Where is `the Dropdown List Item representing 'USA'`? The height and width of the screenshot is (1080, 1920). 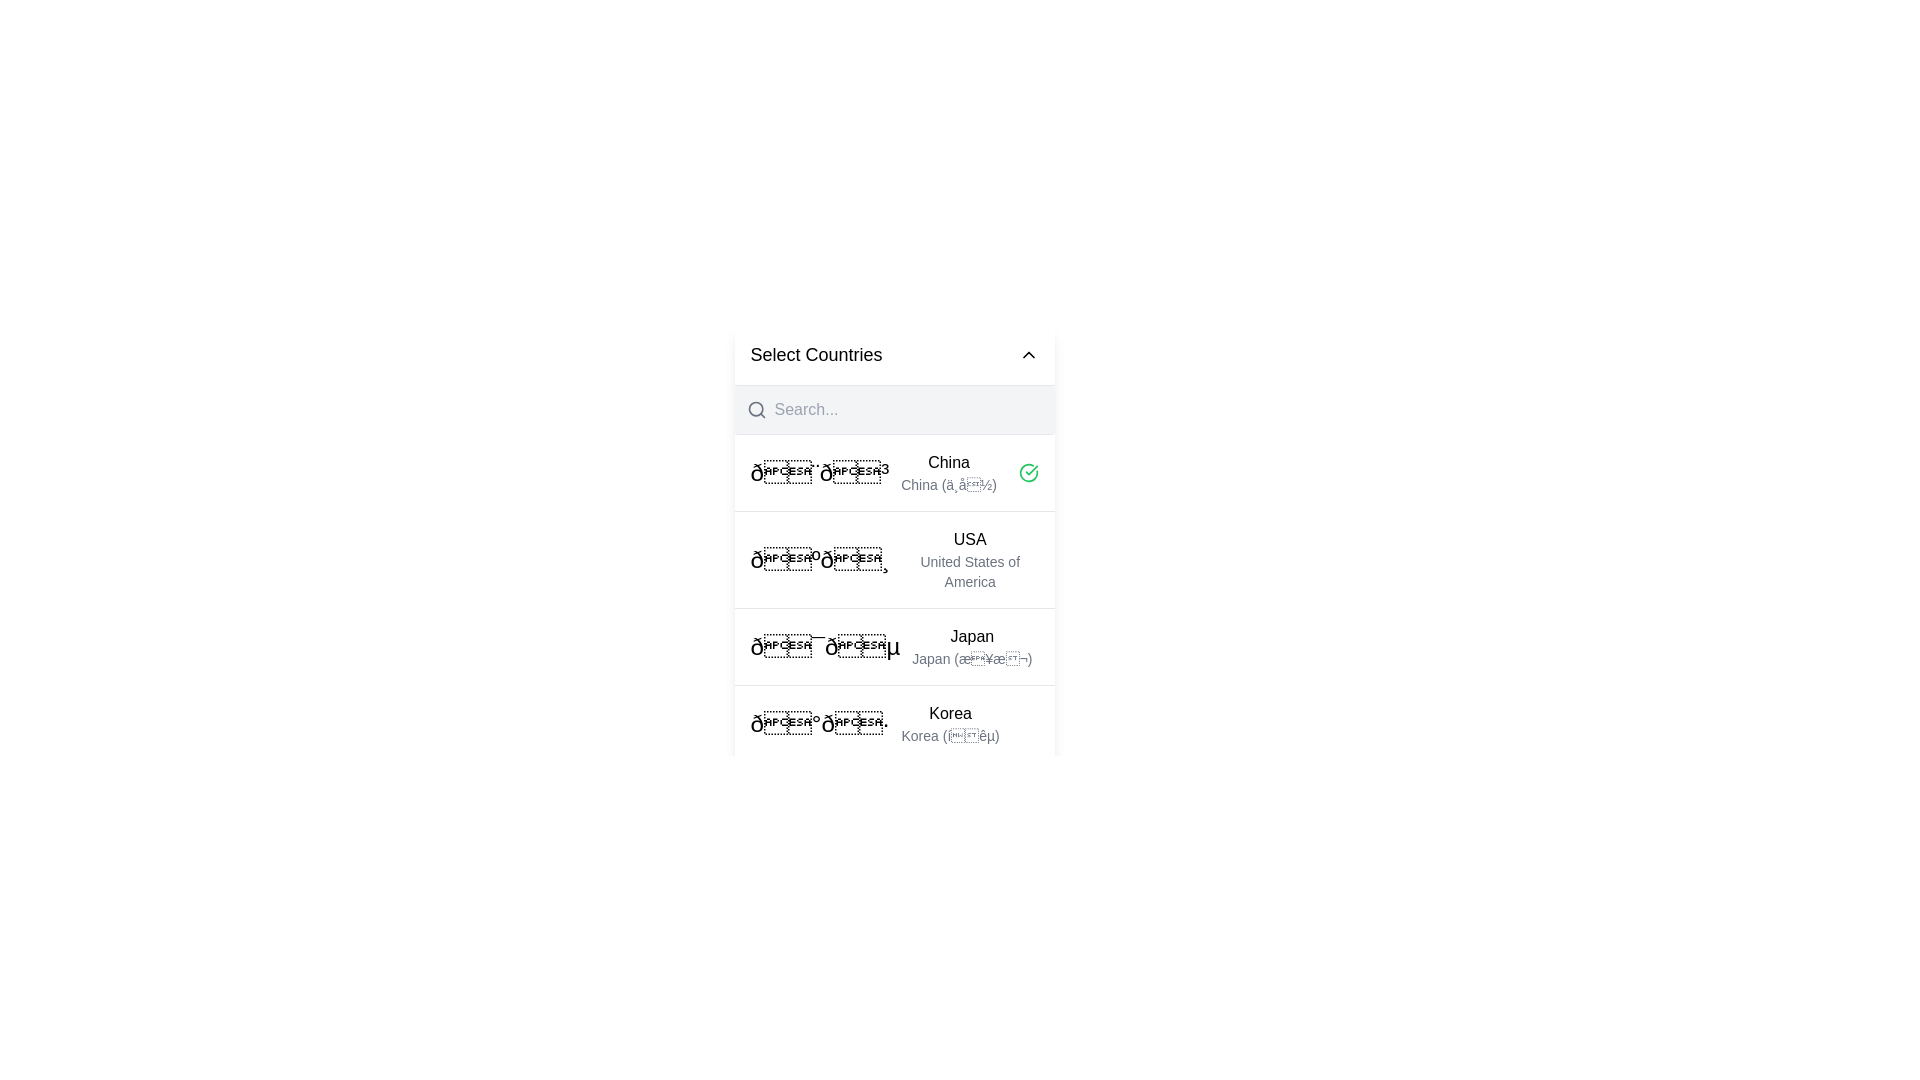
the Dropdown List Item representing 'USA' is located at coordinates (893, 585).